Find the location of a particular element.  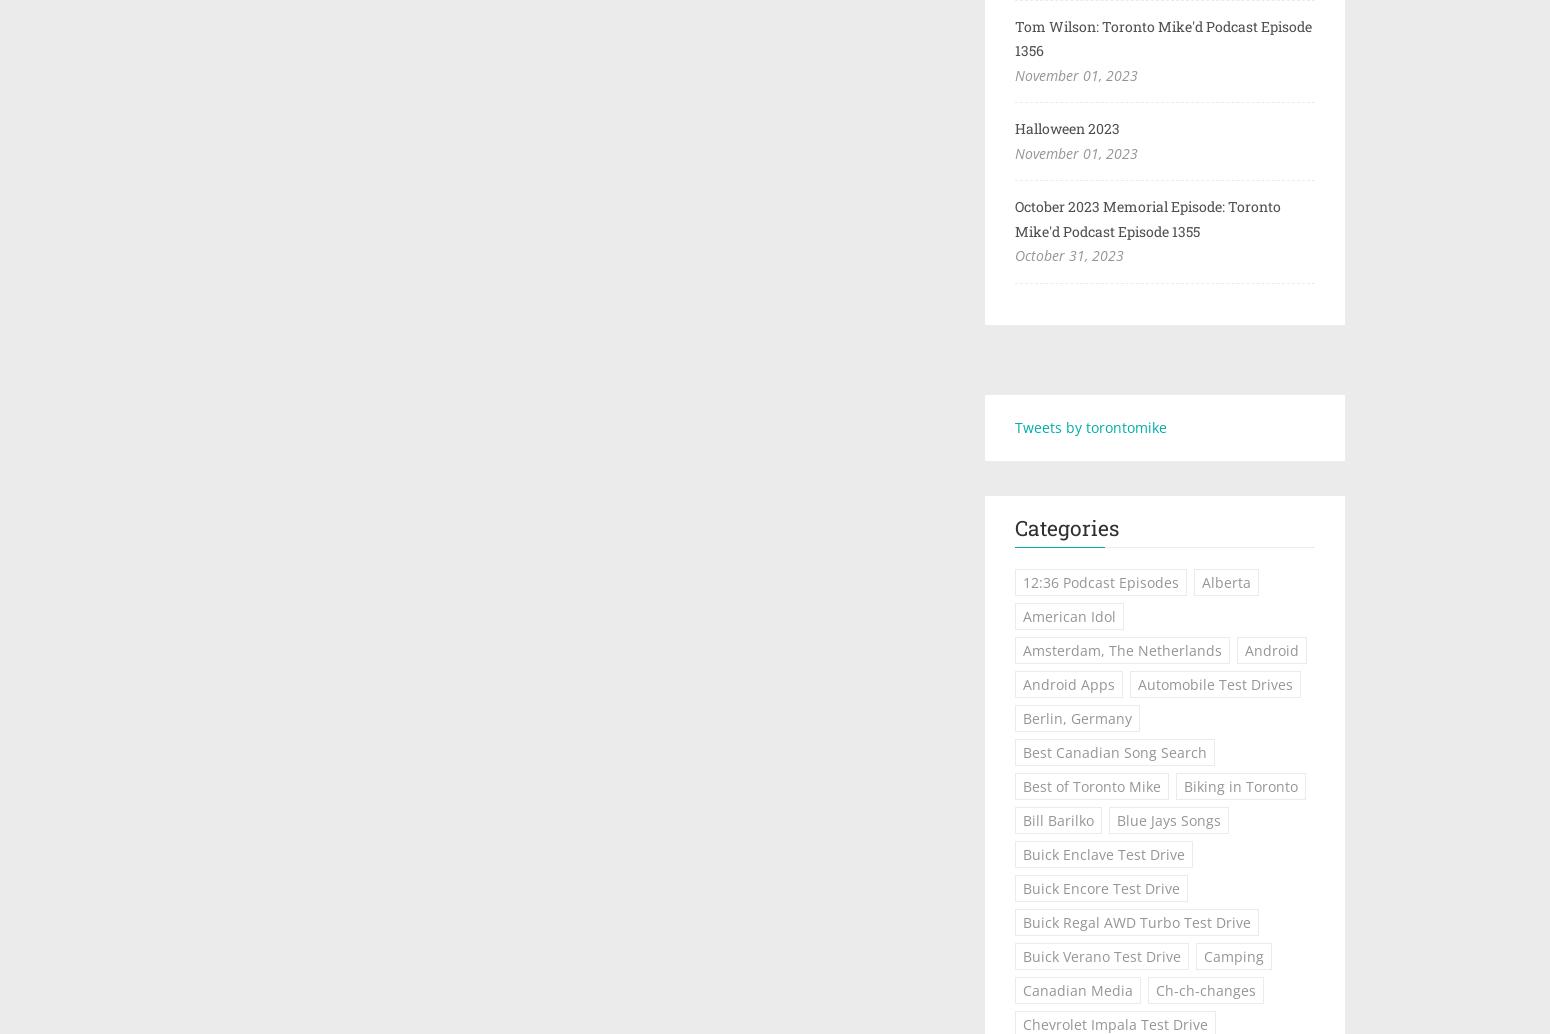

'Berlin, Germany' is located at coordinates (1077, 718).